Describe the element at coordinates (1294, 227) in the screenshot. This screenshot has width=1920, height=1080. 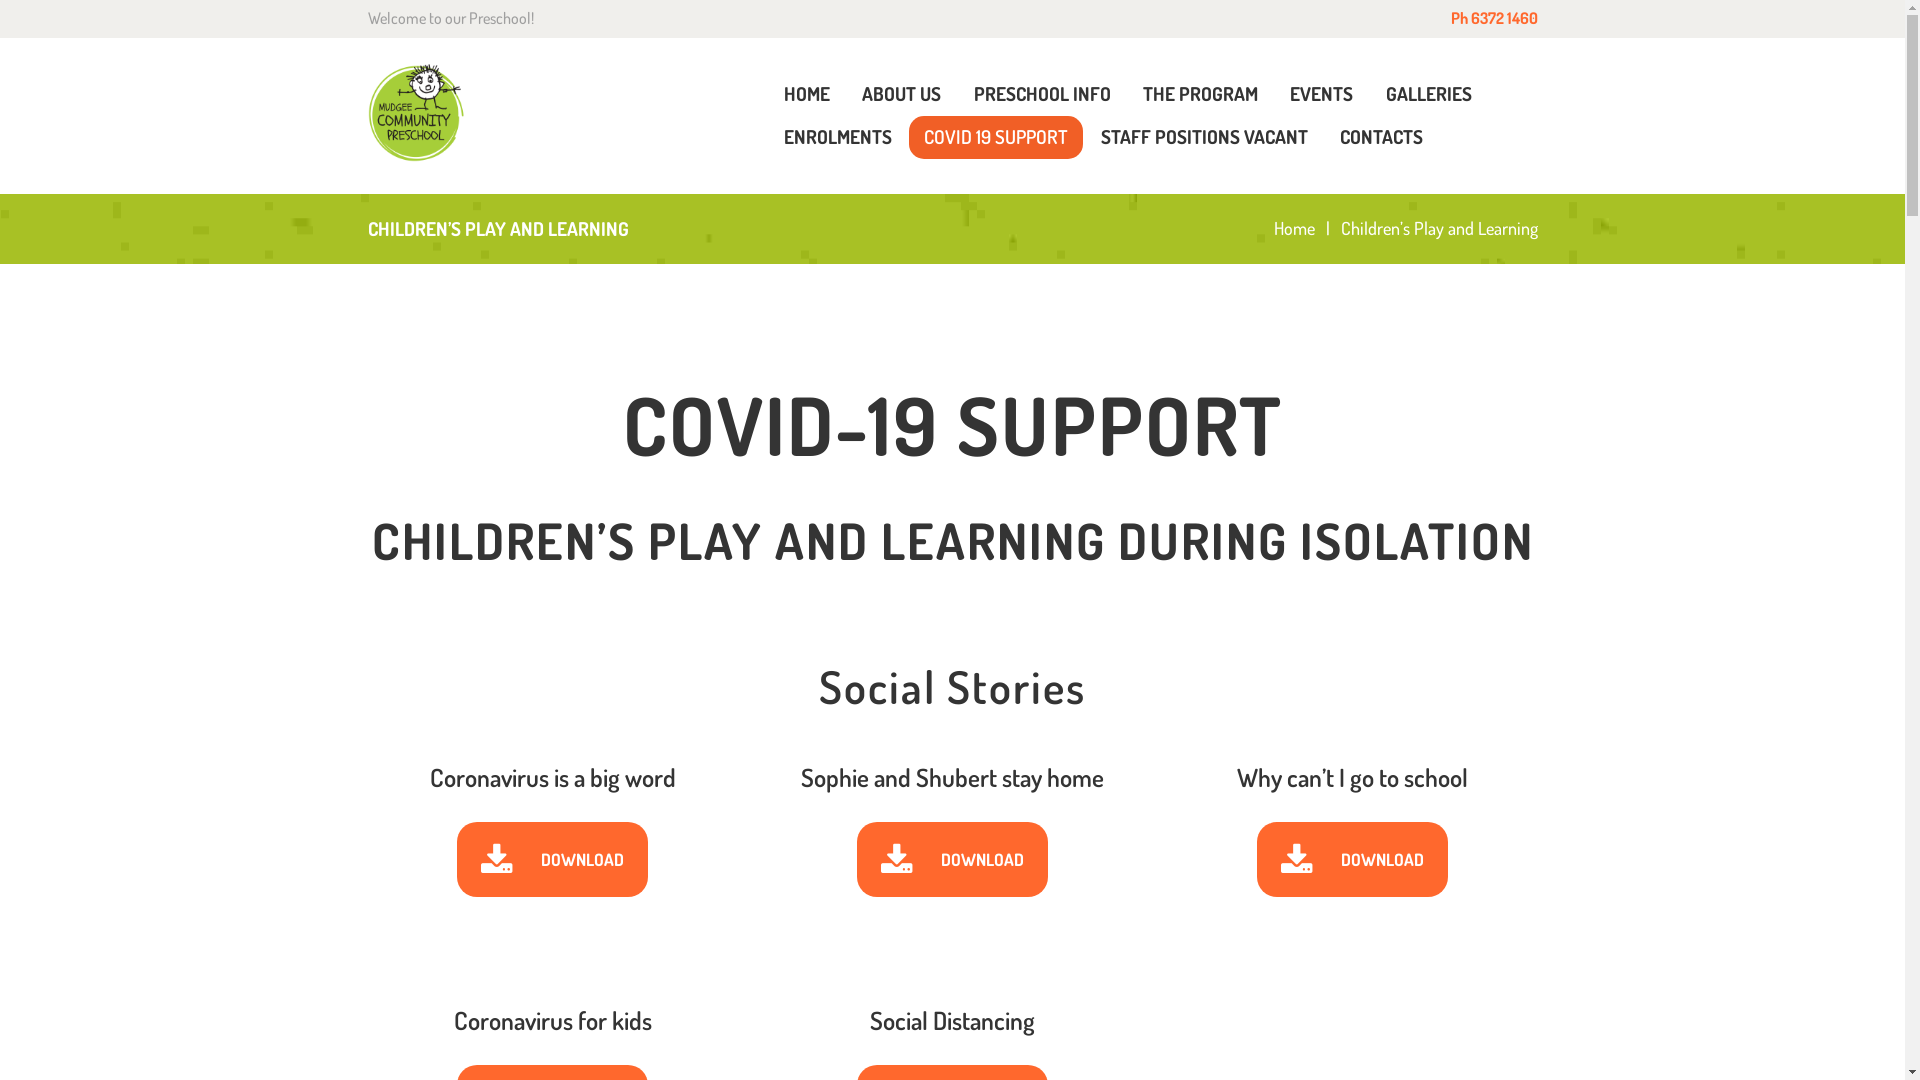
I see `'Home'` at that location.